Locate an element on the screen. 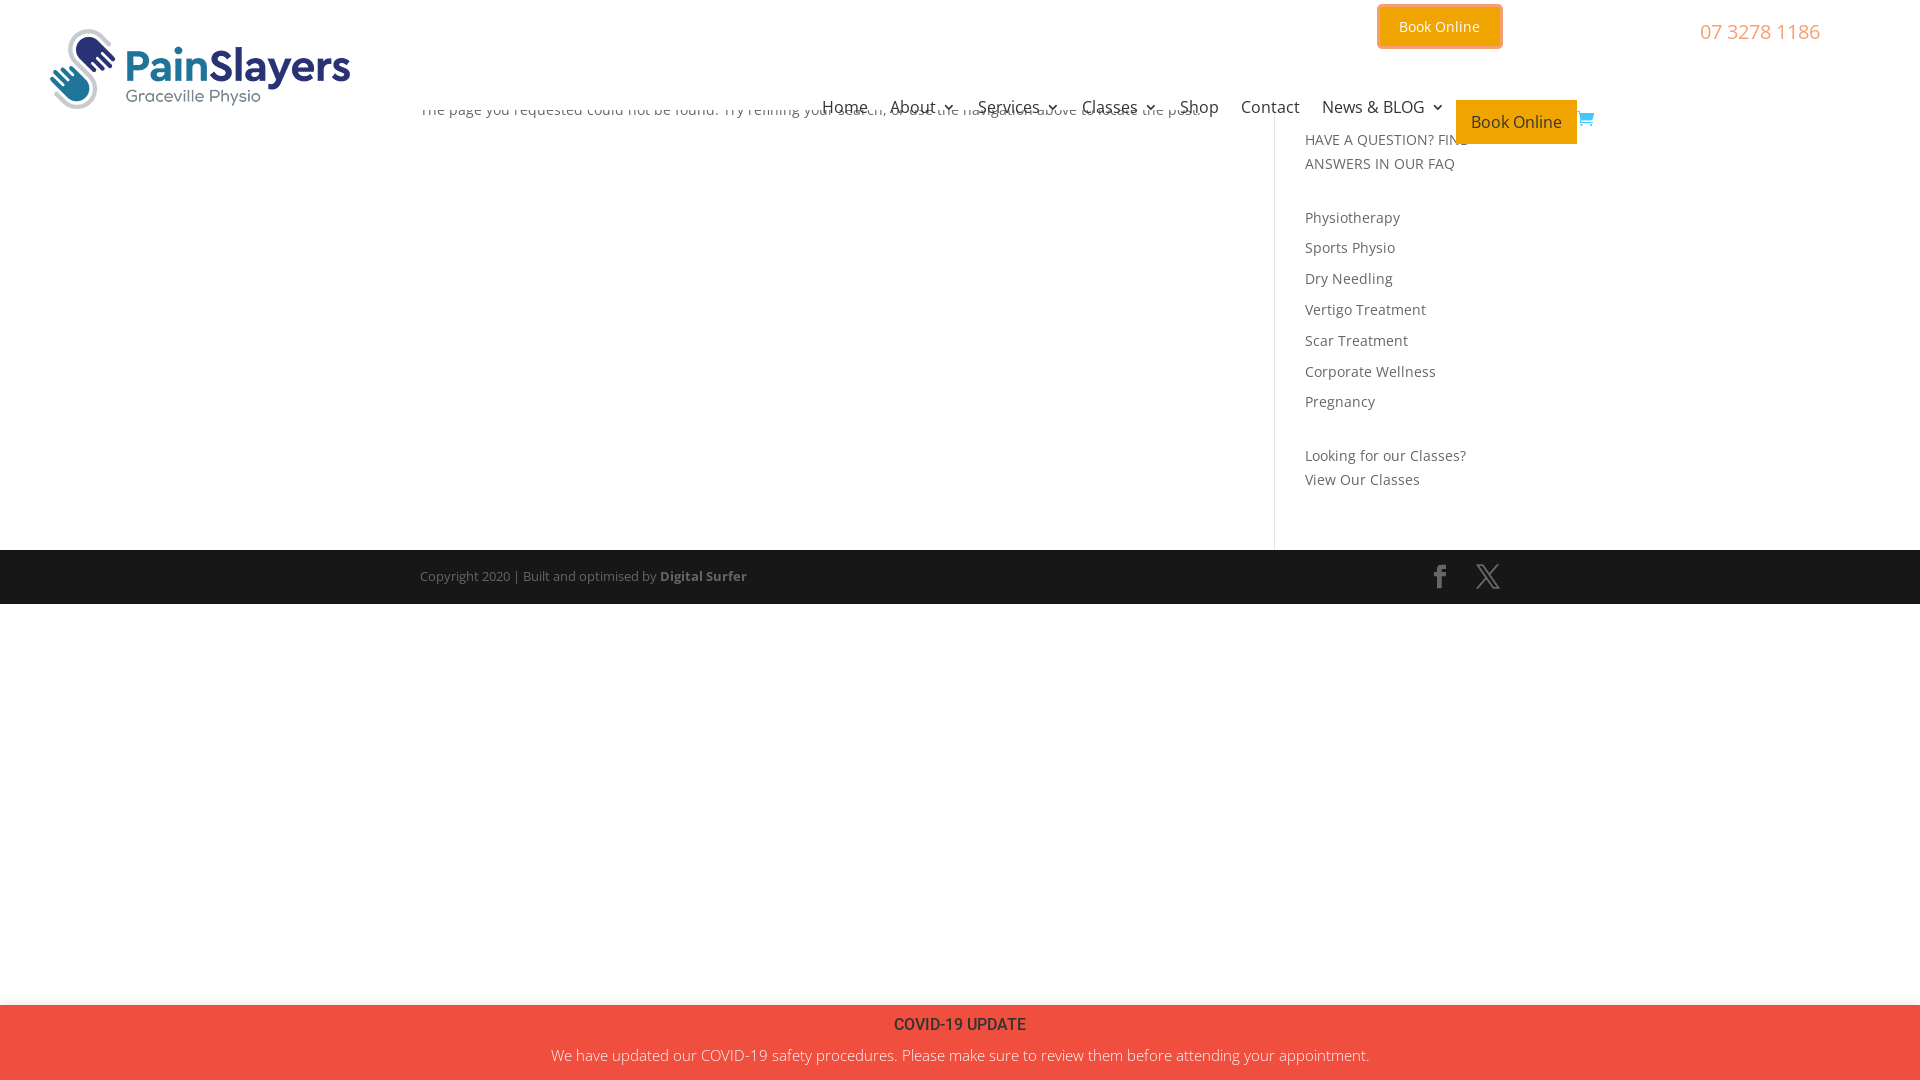 This screenshot has width=1920, height=1080. 'Scar Treatment' is located at coordinates (1356, 339).